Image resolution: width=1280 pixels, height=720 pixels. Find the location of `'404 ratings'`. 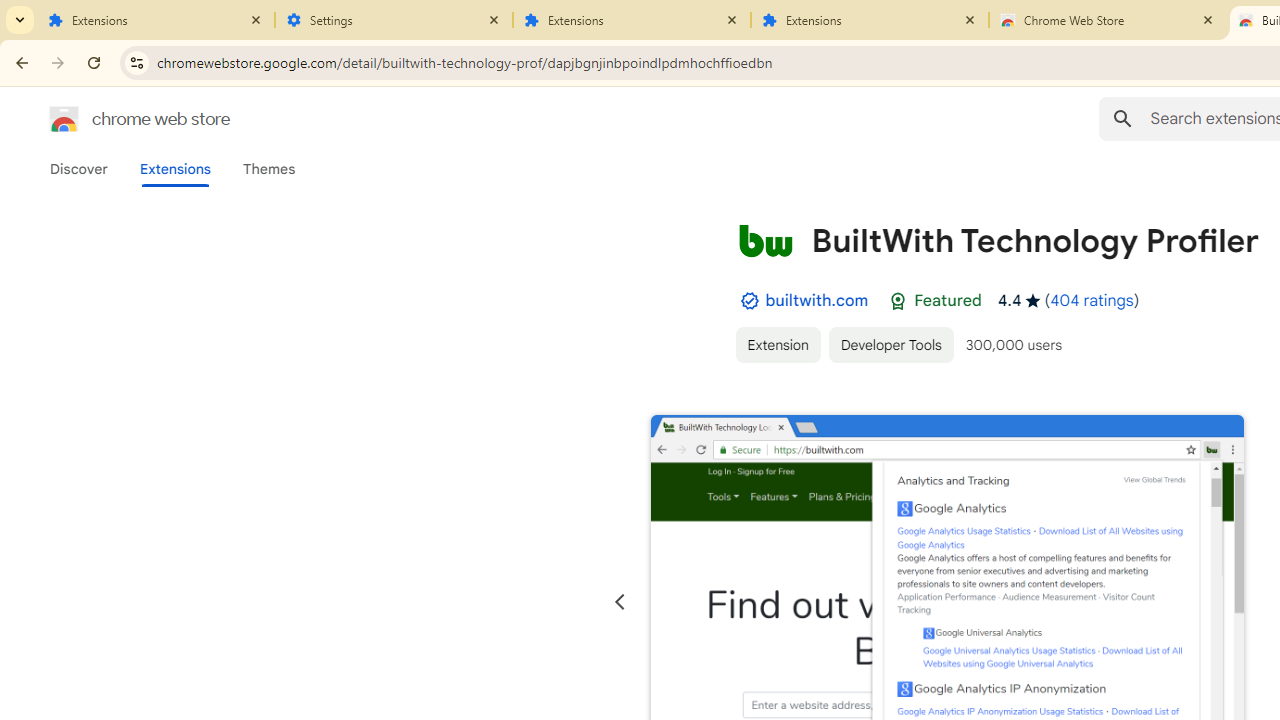

'404 ratings' is located at coordinates (1090, 300).